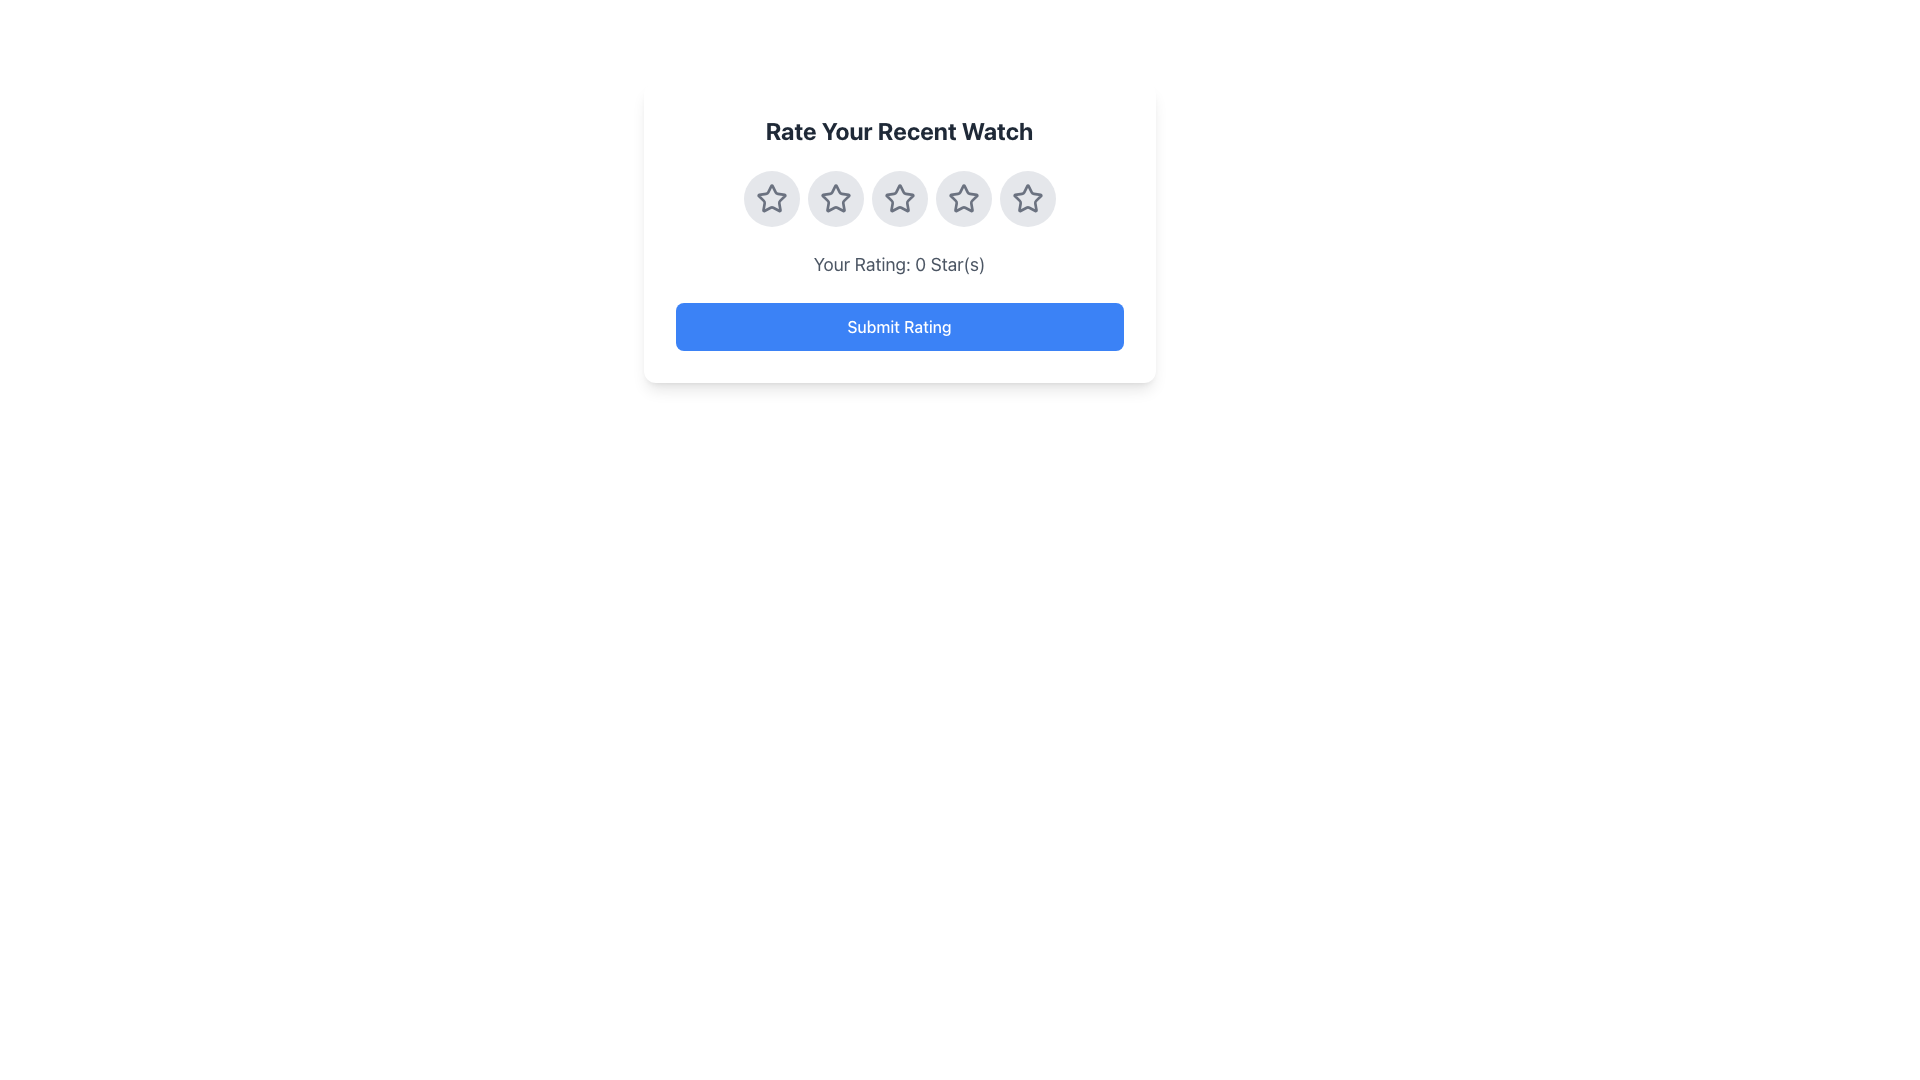  I want to click on the fifth star icon in the rating mechanism, so click(1027, 198).